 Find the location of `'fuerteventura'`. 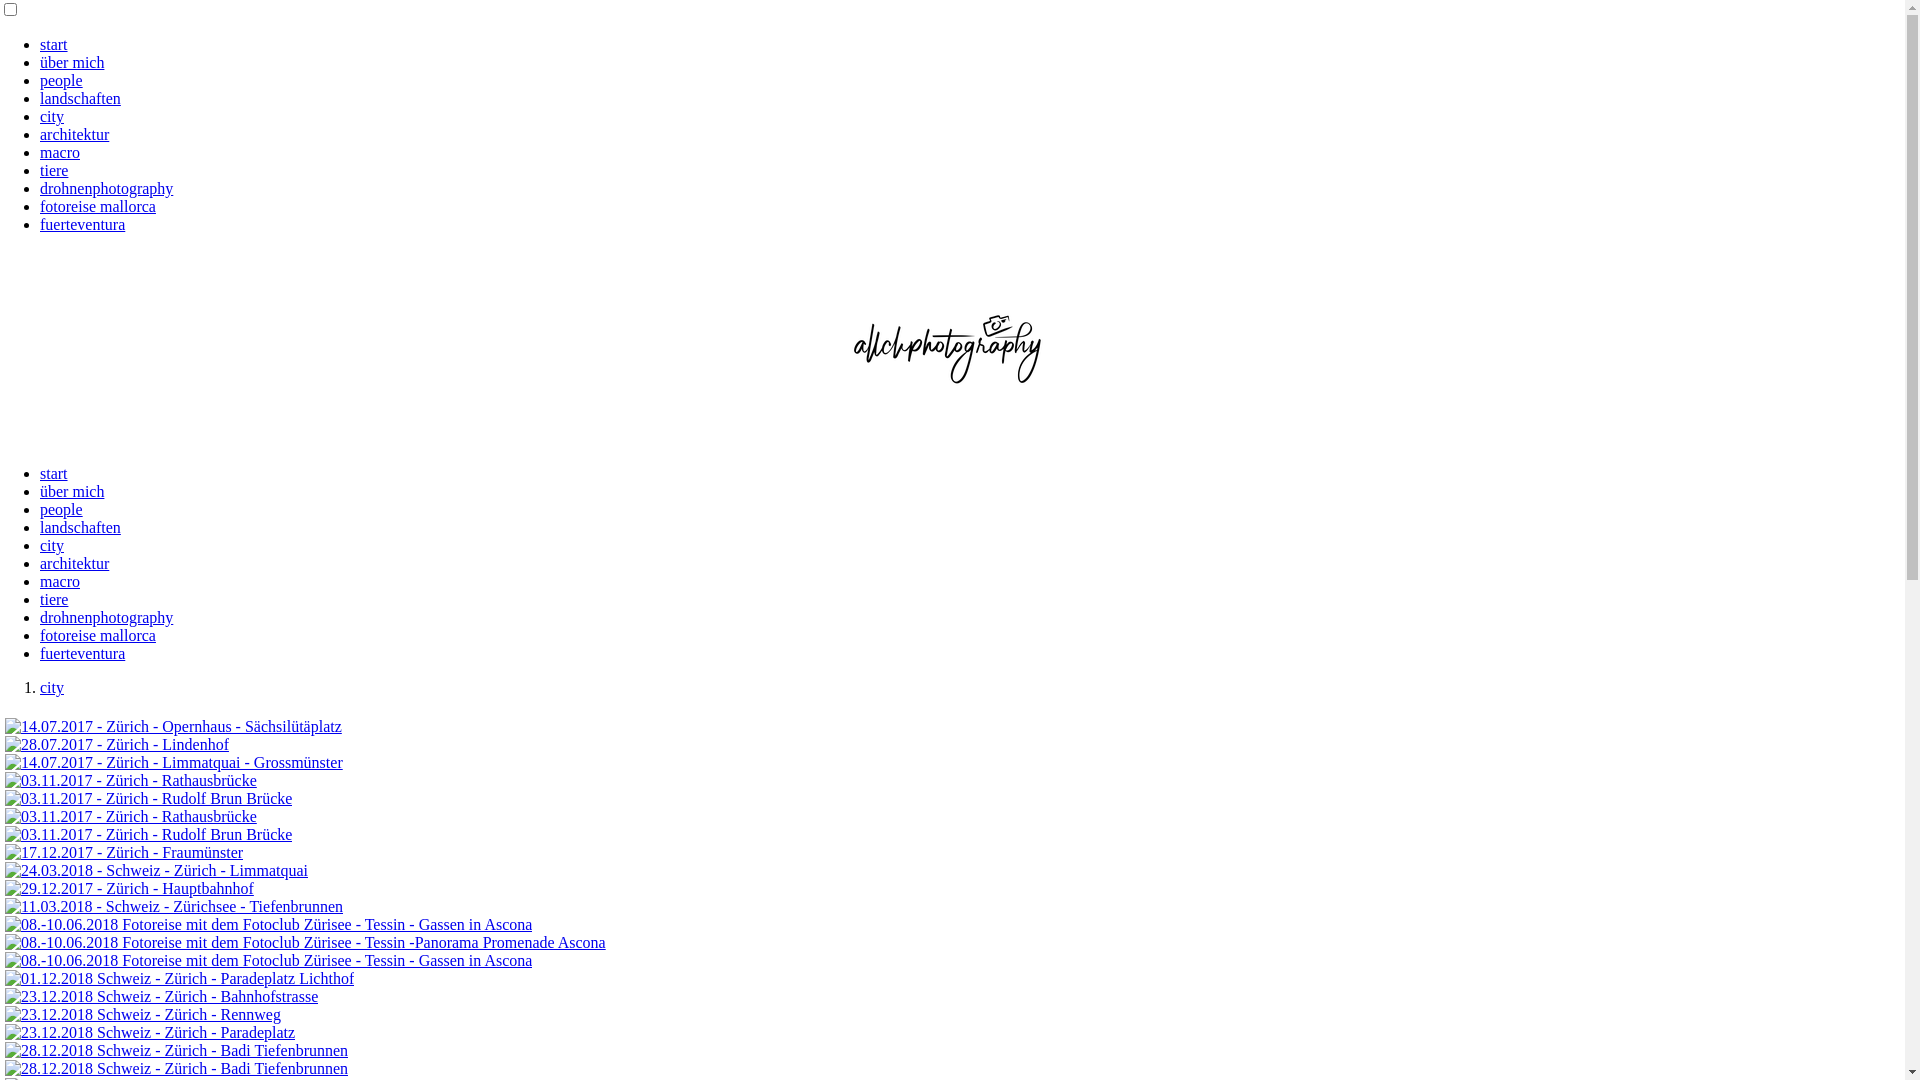

'fuerteventura' is located at coordinates (39, 653).